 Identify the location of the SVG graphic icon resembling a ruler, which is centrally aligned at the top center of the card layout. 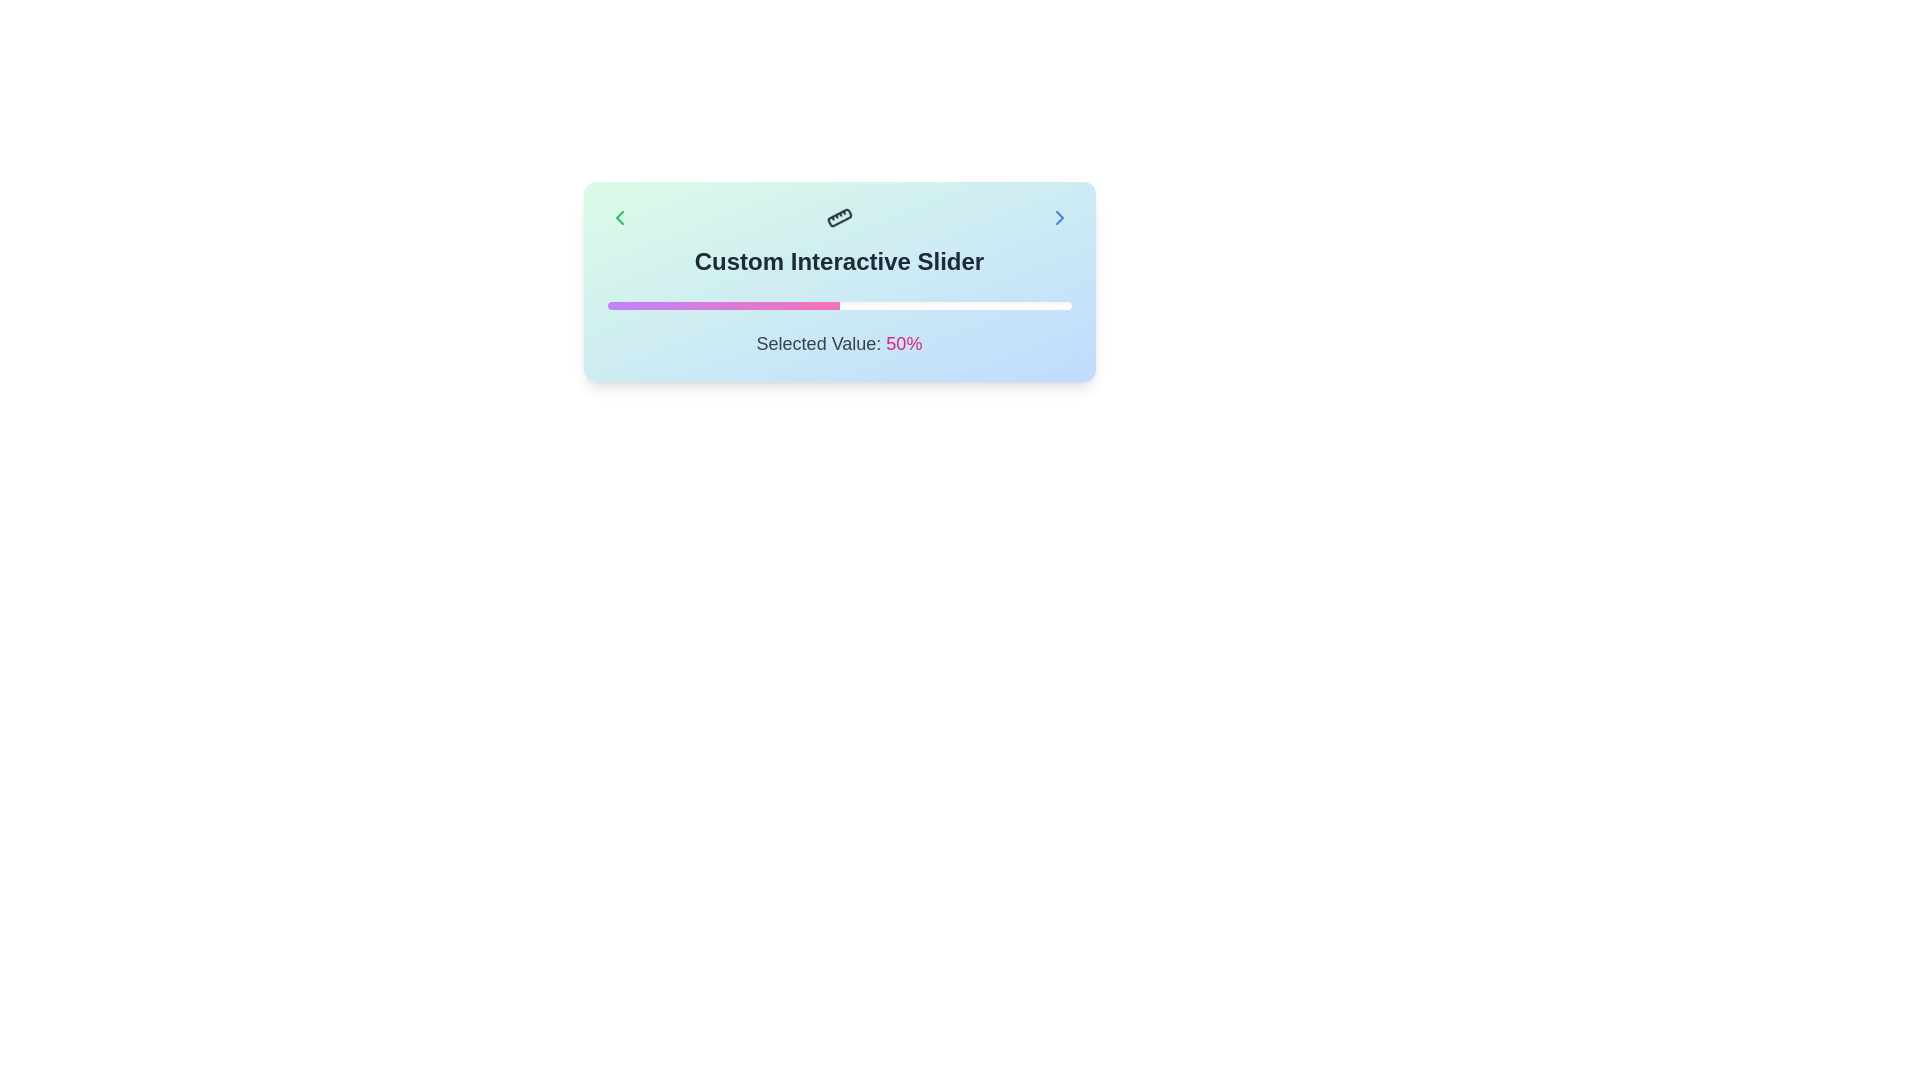
(839, 218).